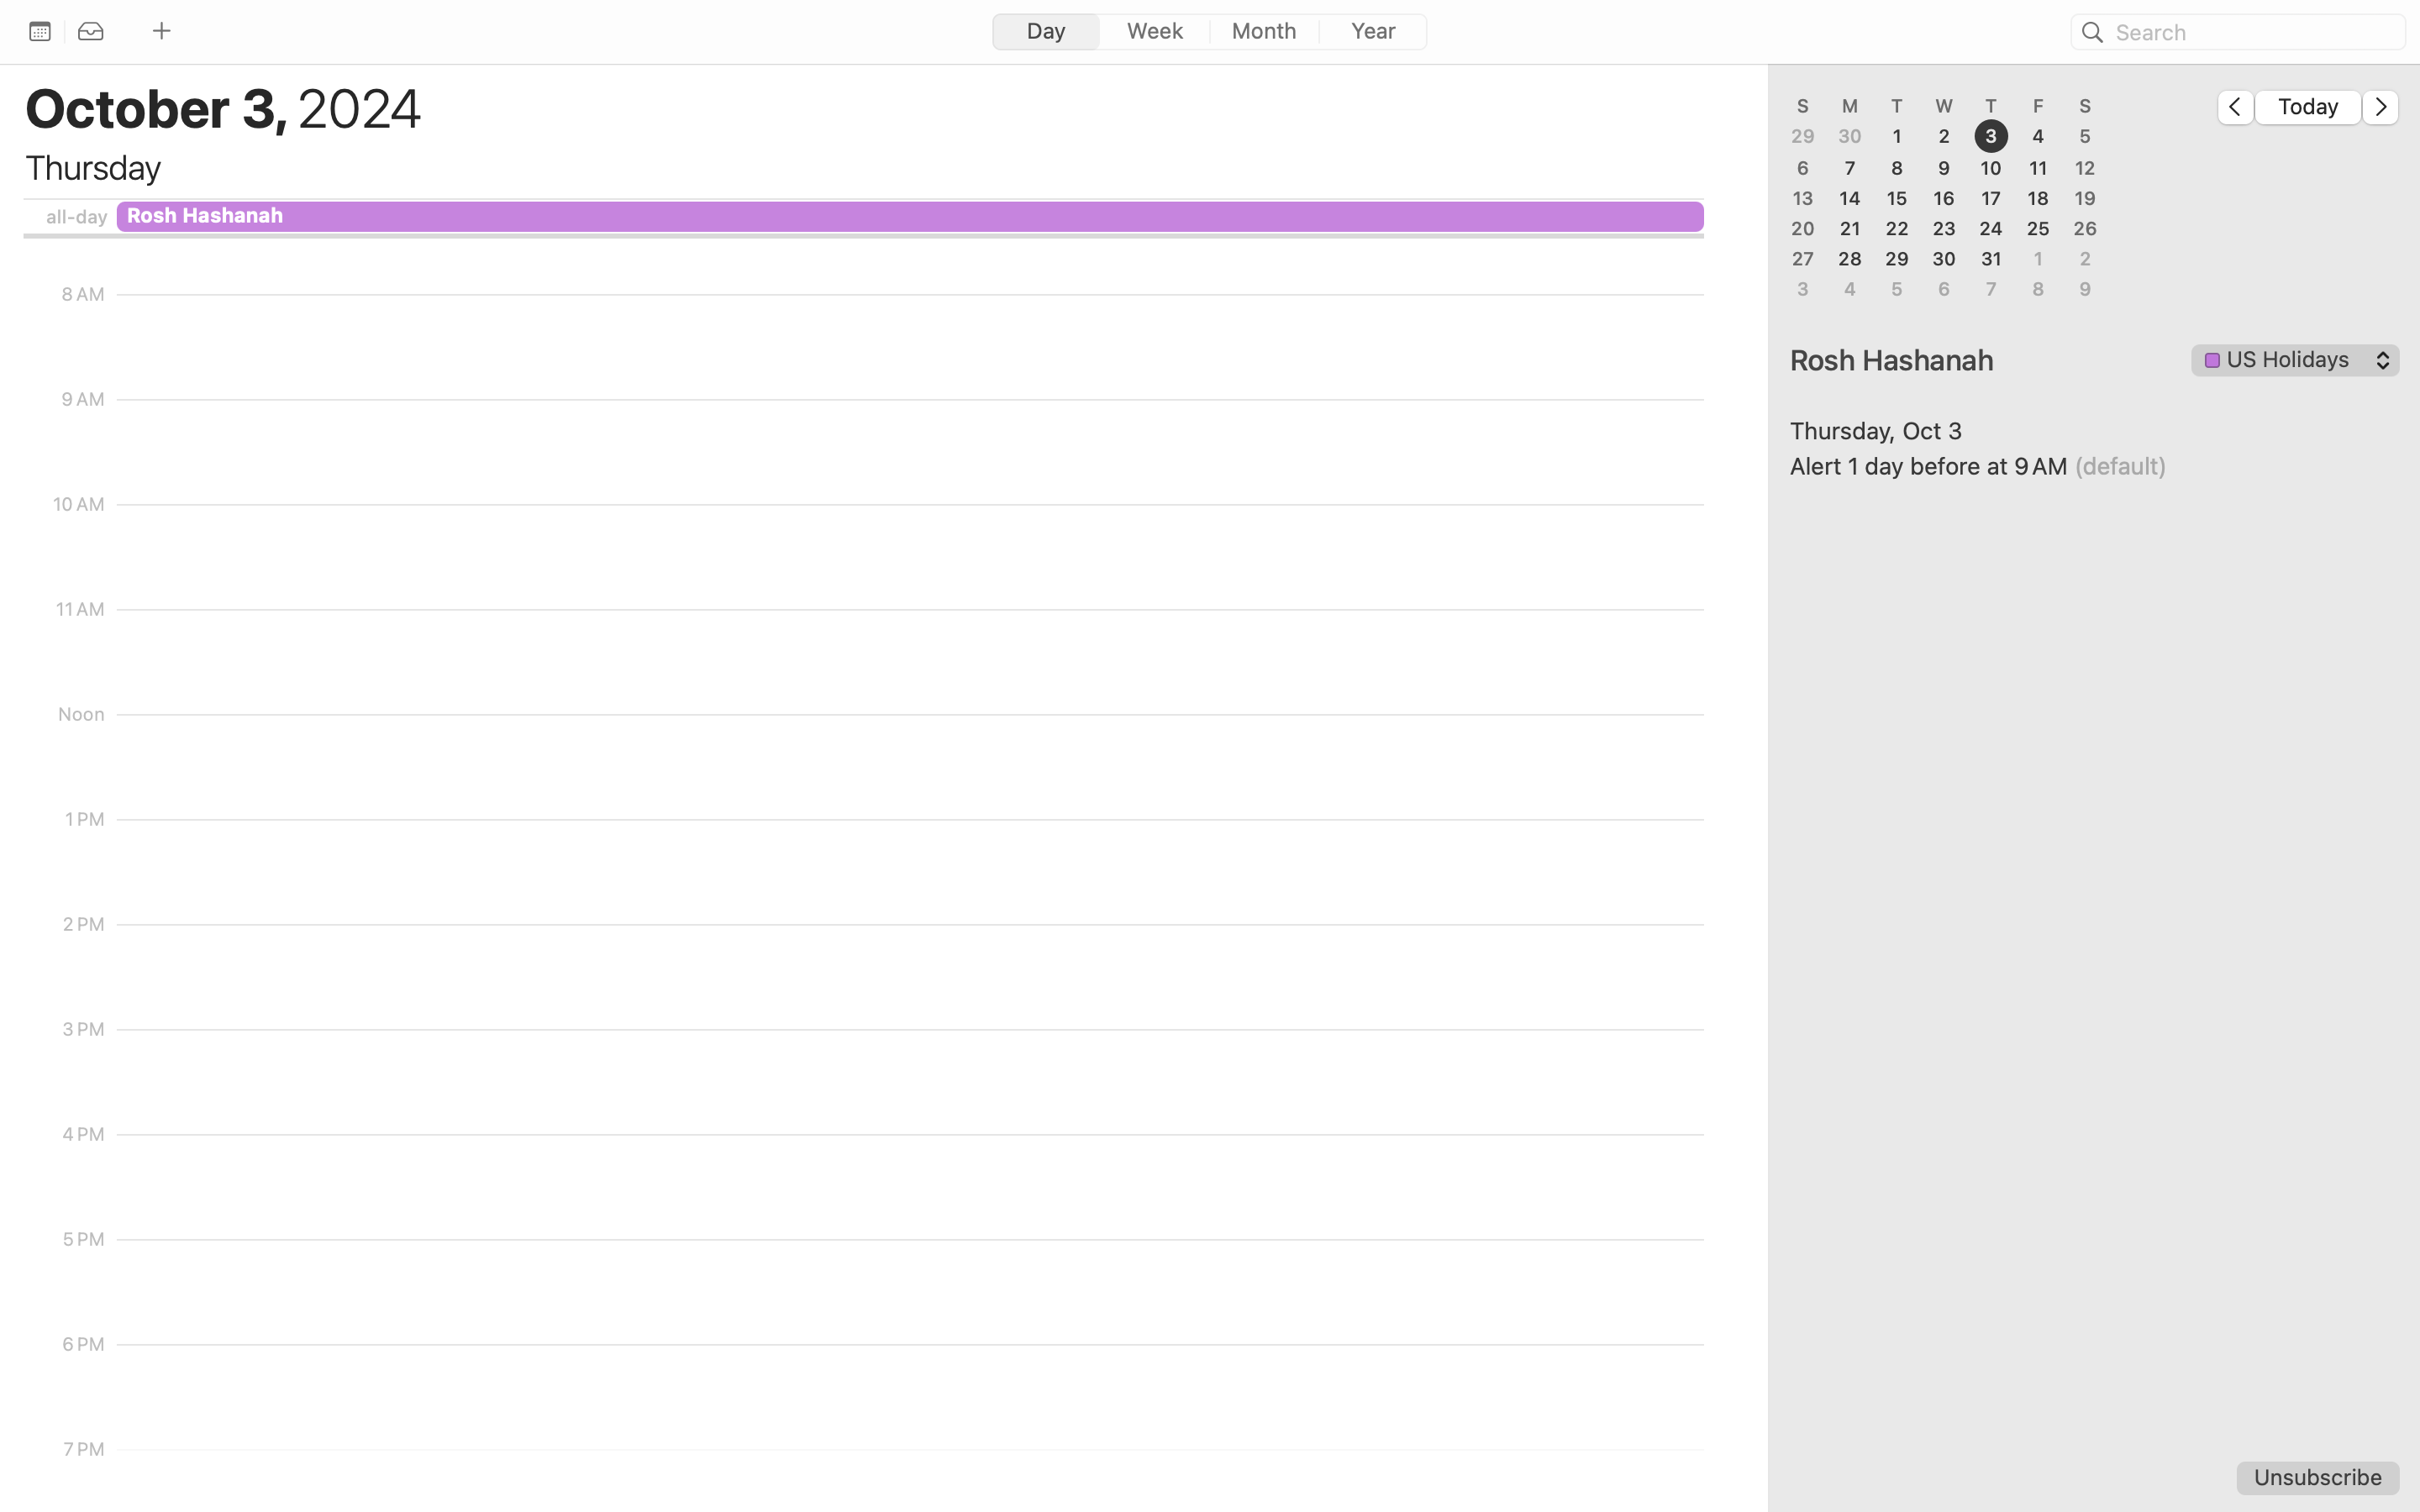  What do you see at coordinates (1944, 197) in the screenshot?
I see `'16'` at bounding box center [1944, 197].